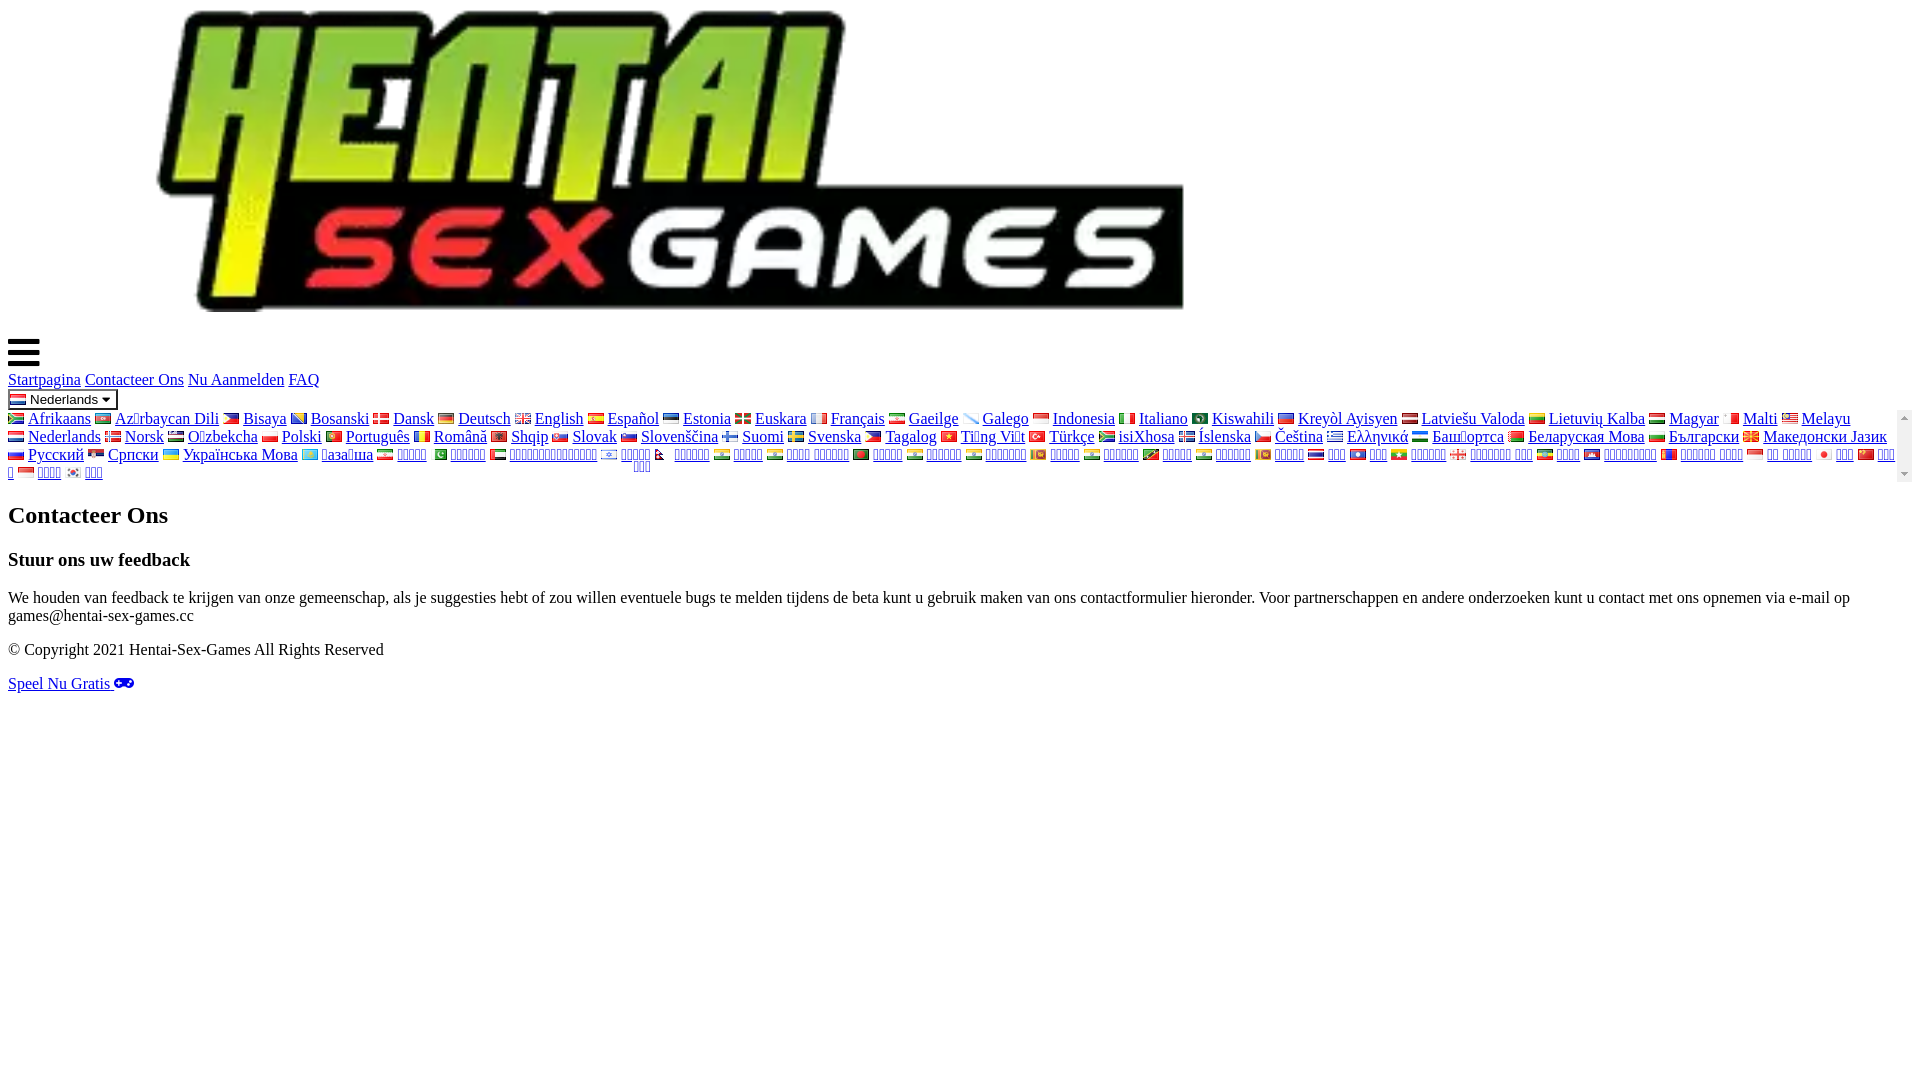 The image size is (1920, 1080). Describe the element at coordinates (253, 417) in the screenshot. I see `'Bisaya'` at that location.